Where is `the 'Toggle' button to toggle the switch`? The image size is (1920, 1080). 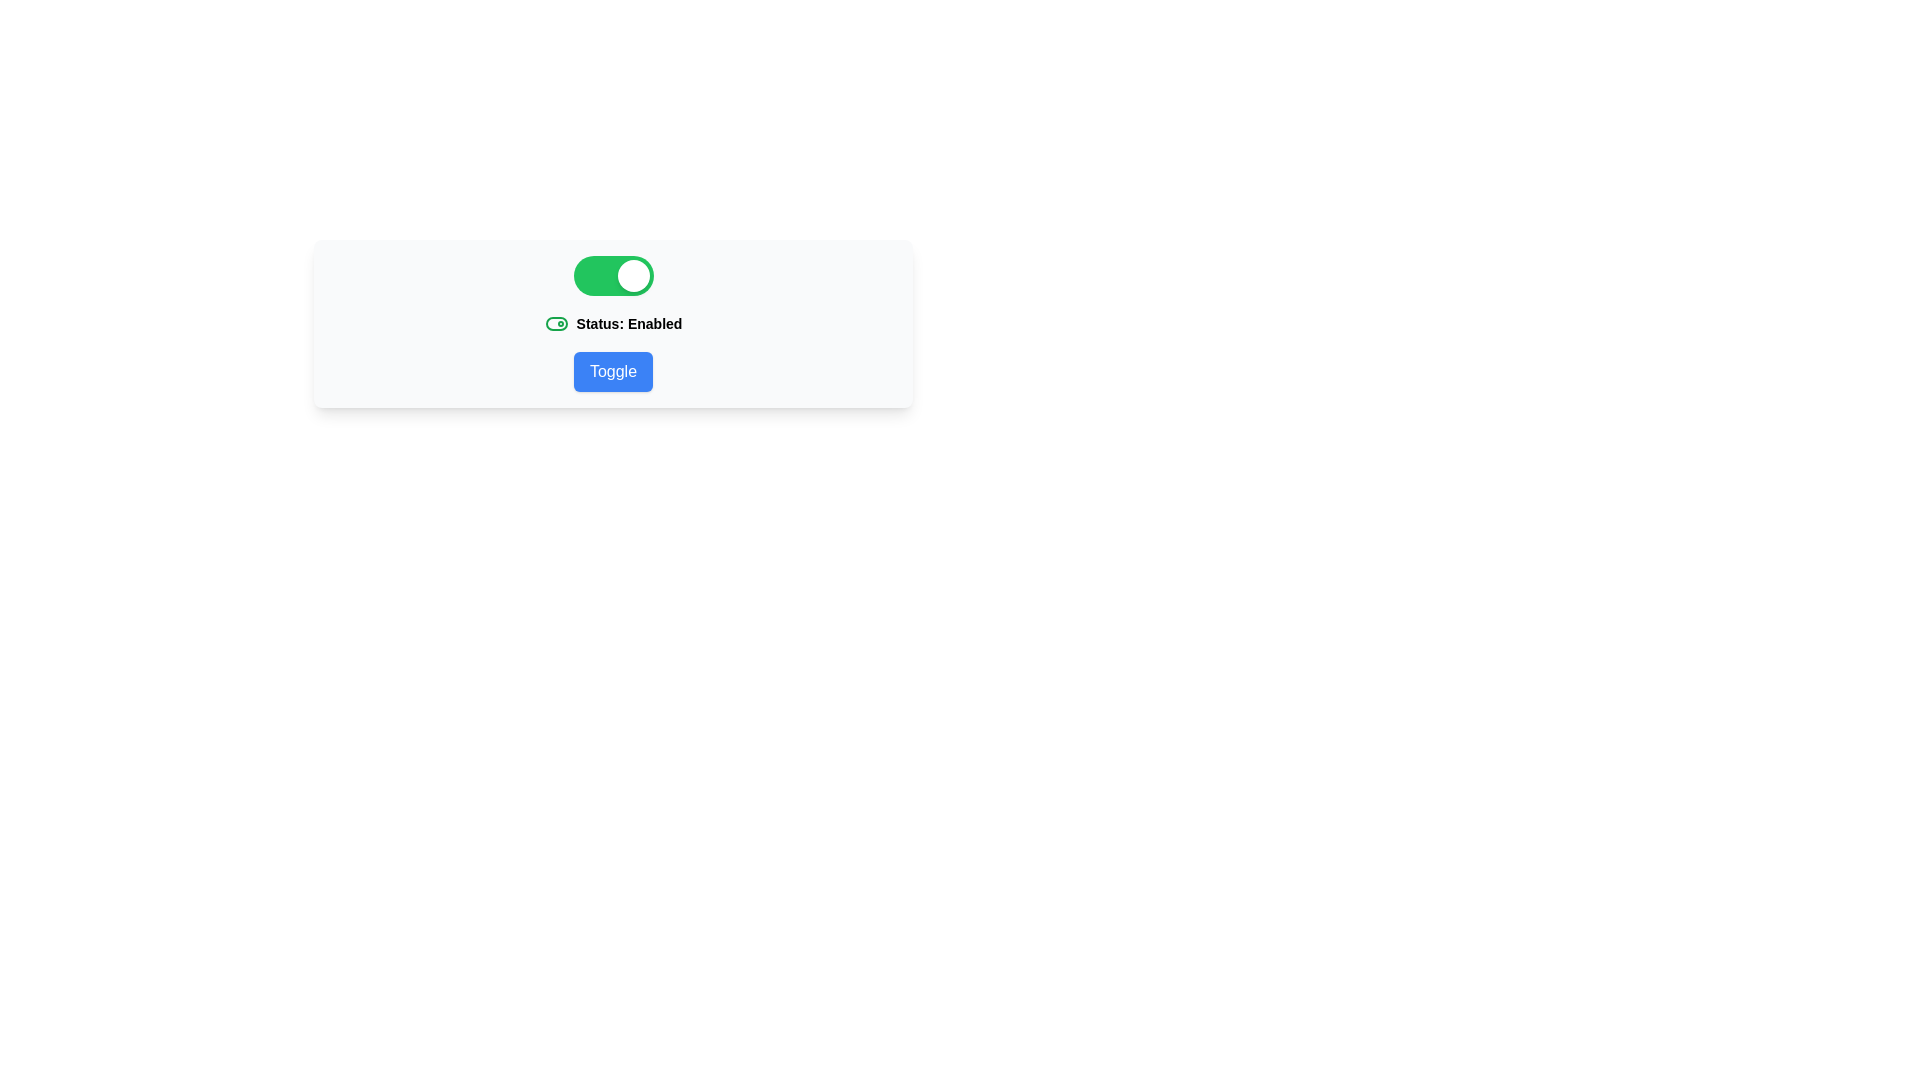 the 'Toggle' button to toggle the switch is located at coordinates (612, 371).